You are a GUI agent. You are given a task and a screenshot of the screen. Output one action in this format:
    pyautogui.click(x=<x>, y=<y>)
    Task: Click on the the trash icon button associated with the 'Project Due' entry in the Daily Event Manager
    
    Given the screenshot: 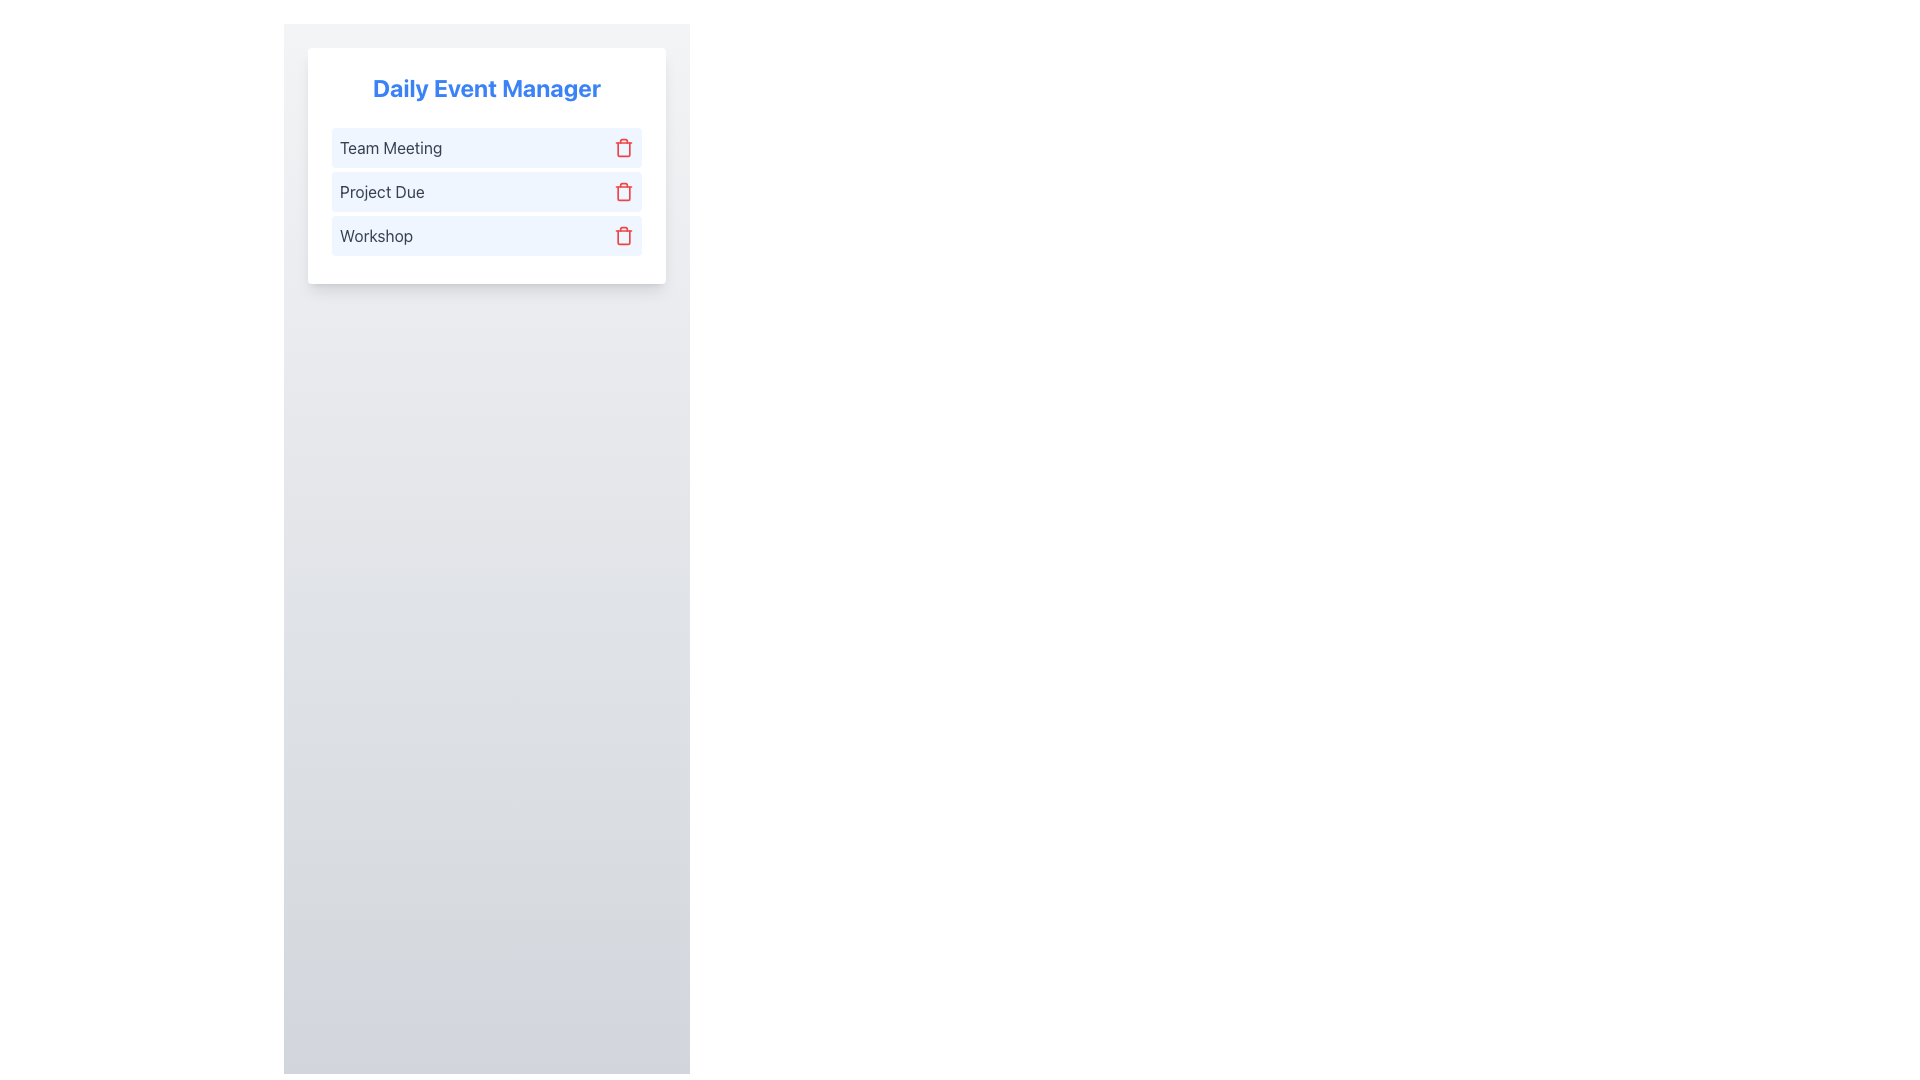 What is the action you would take?
    pyautogui.click(x=623, y=192)
    